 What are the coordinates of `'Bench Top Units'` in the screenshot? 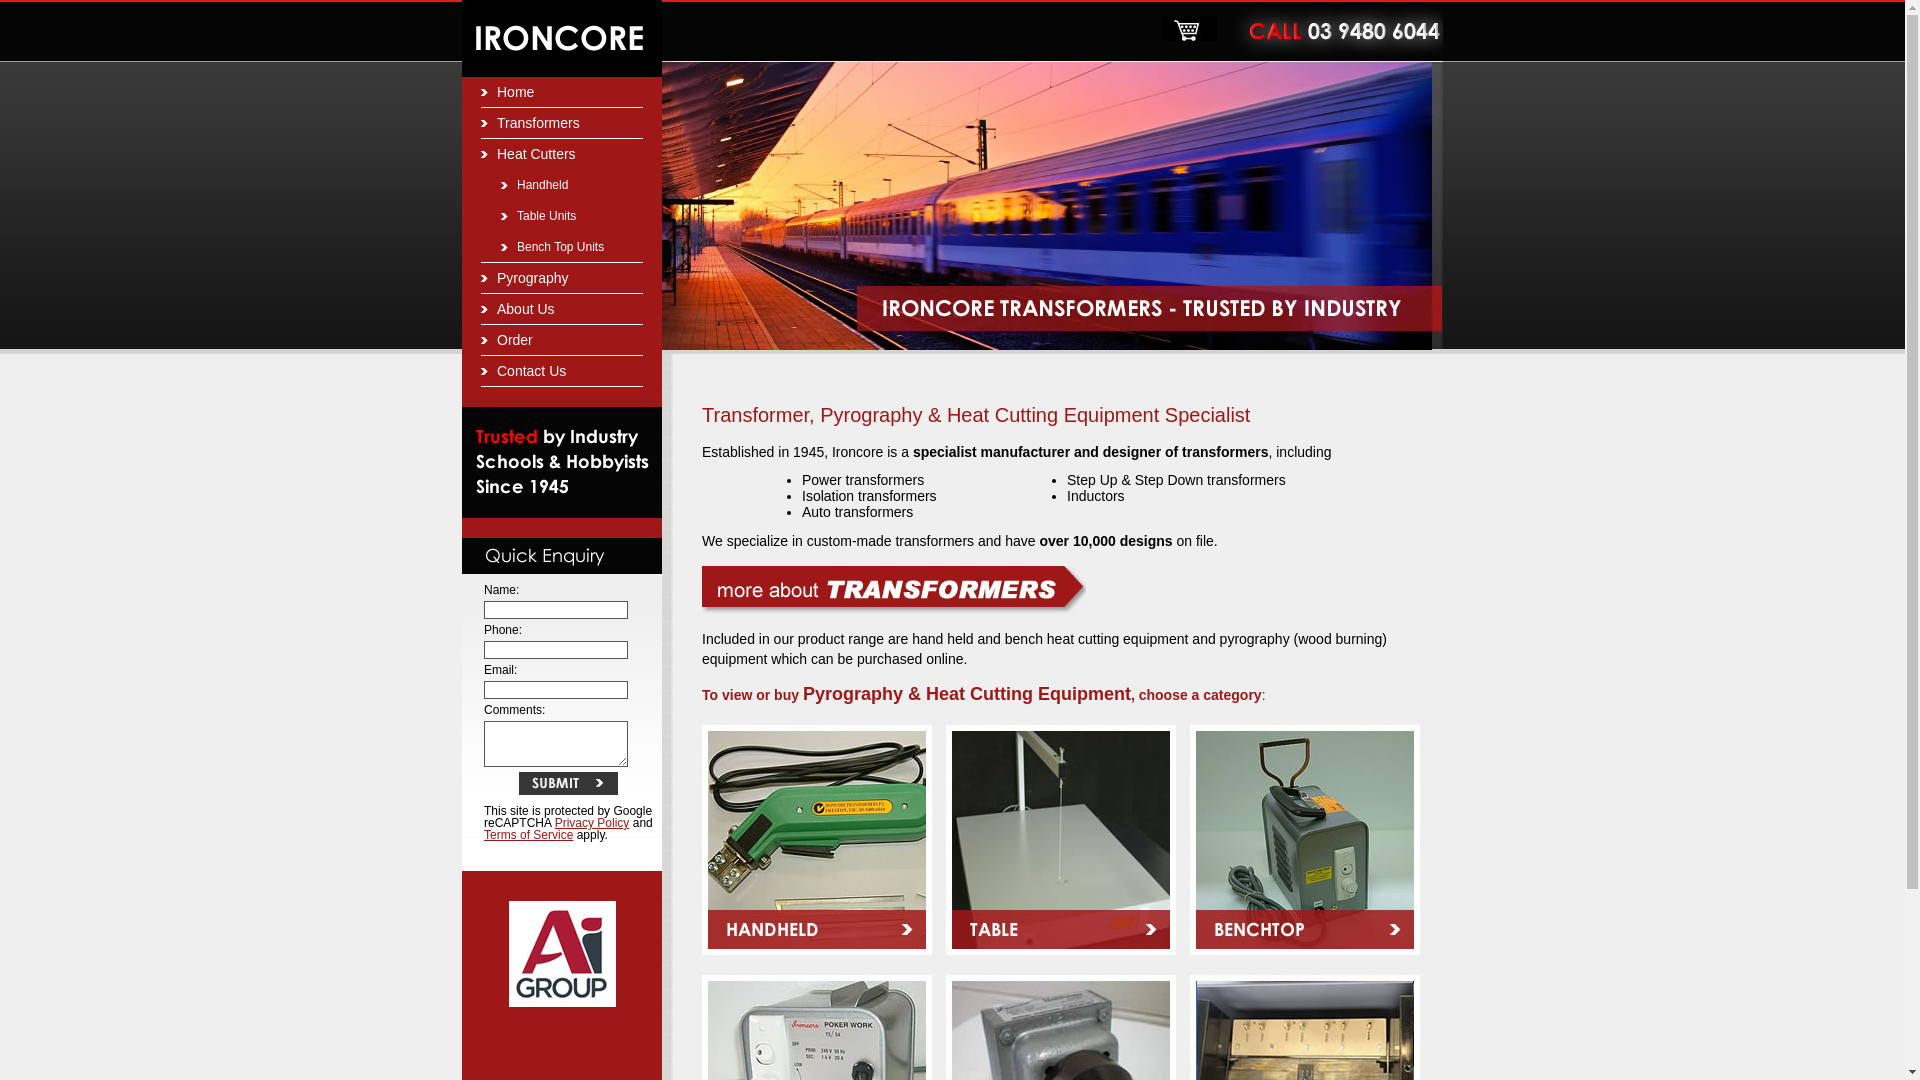 It's located at (560, 246).